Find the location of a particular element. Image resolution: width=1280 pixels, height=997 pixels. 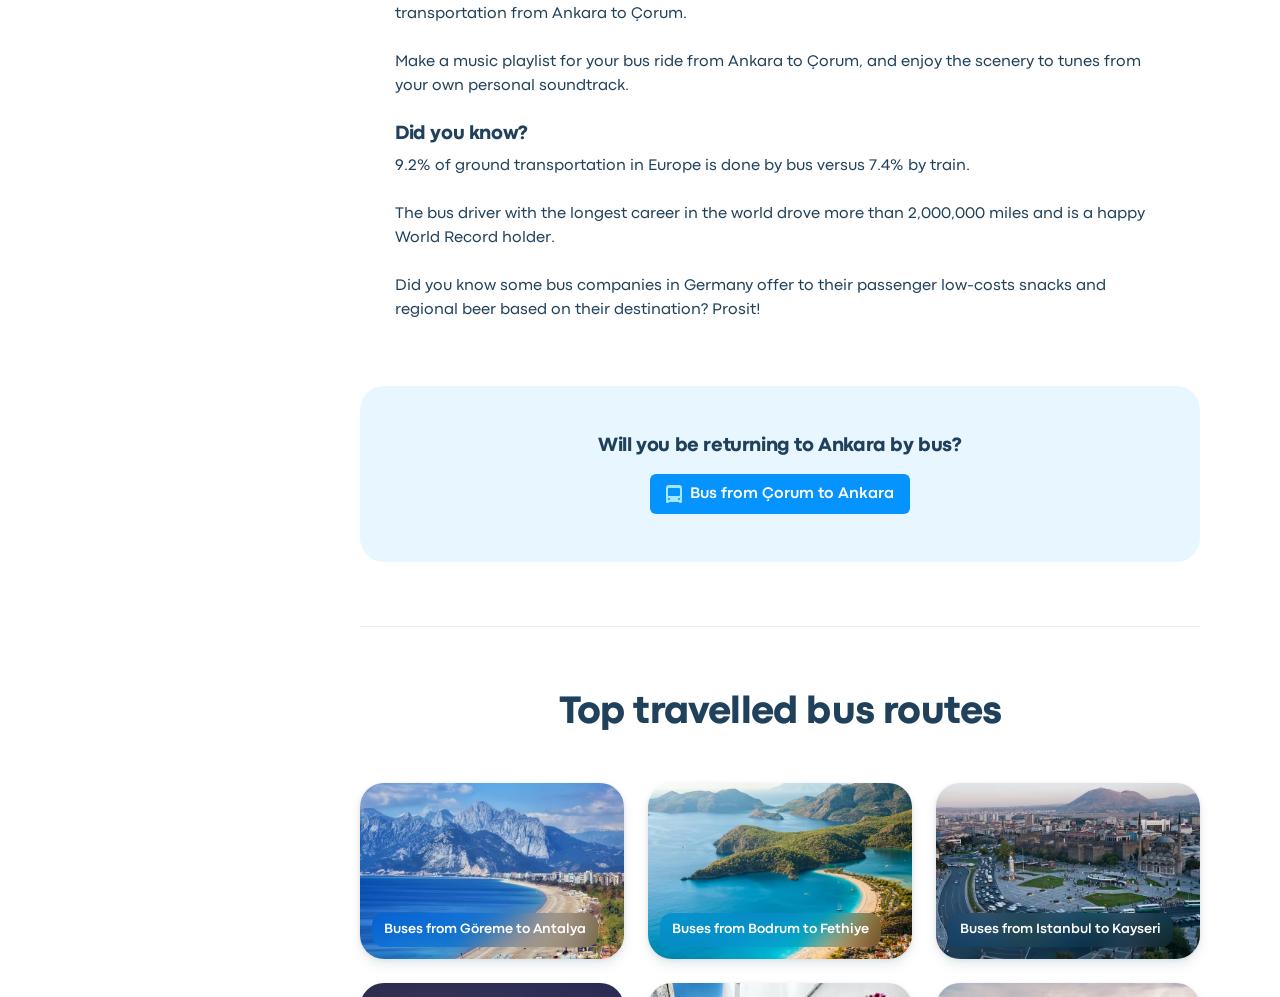

'Buses from Istanbul to Kayseri' is located at coordinates (957, 929).